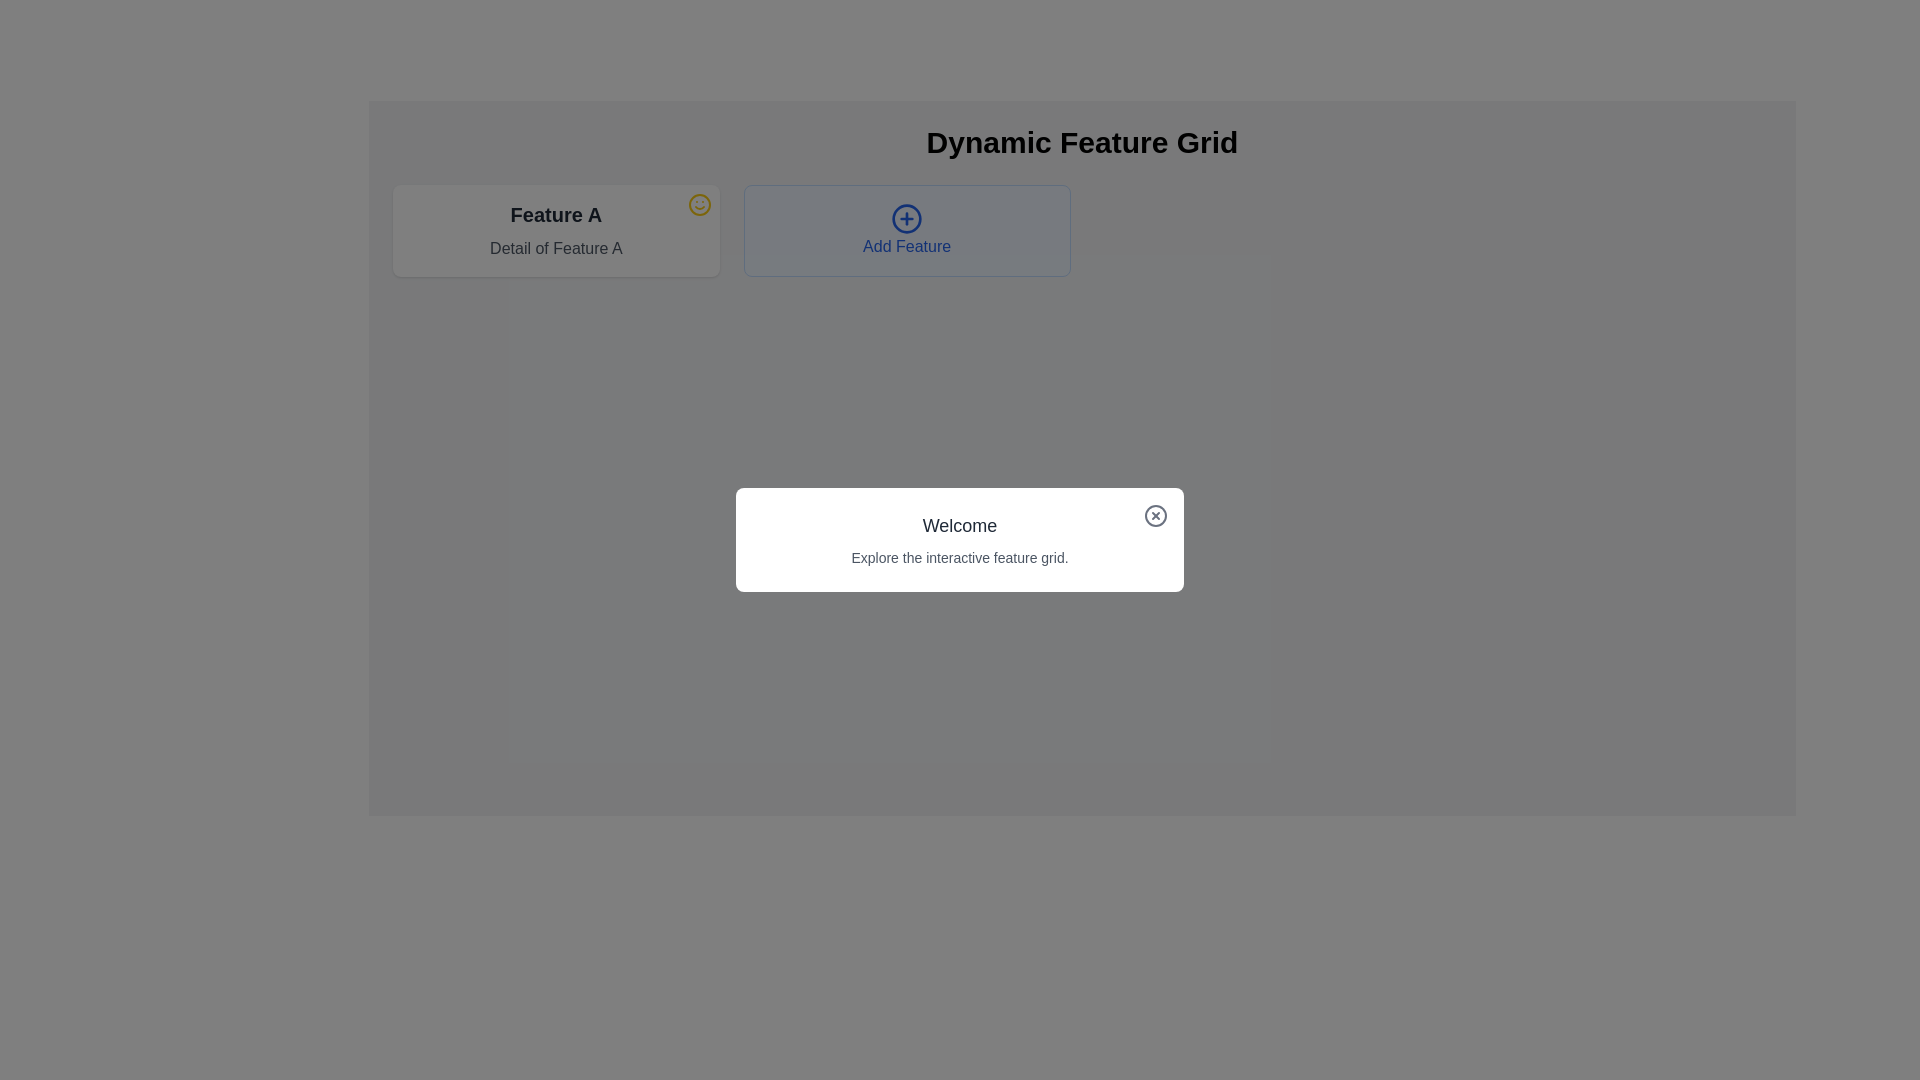 The width and height of the screenshot is (1920, 1080). What do you see at coordinates (699, 204) in the screenshot?
I see `the circular smiling face icon with a yellow outline` at bounding box center [699, 204].